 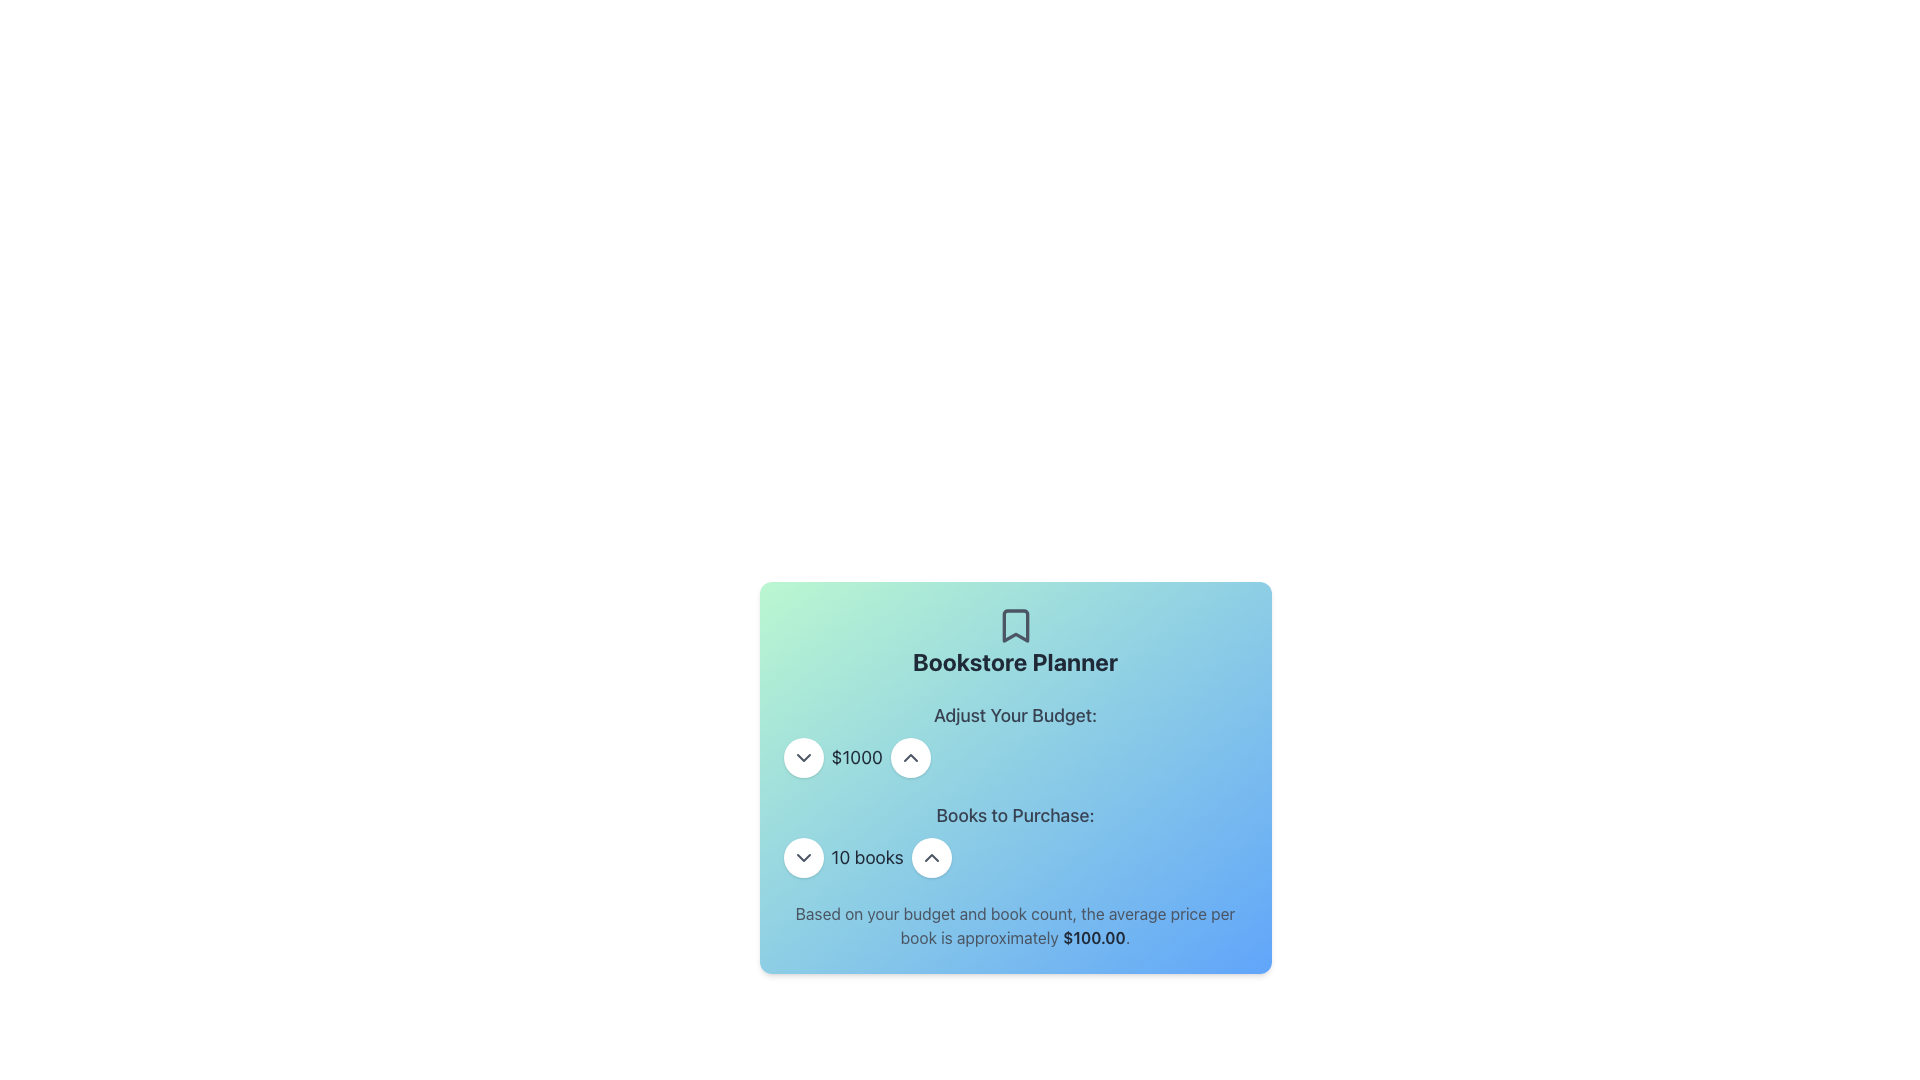 I want to click on title section of the 'Bookstore Planner' card, which includes a heading and an icon at the top of the card, so click(x=1015, y=641).